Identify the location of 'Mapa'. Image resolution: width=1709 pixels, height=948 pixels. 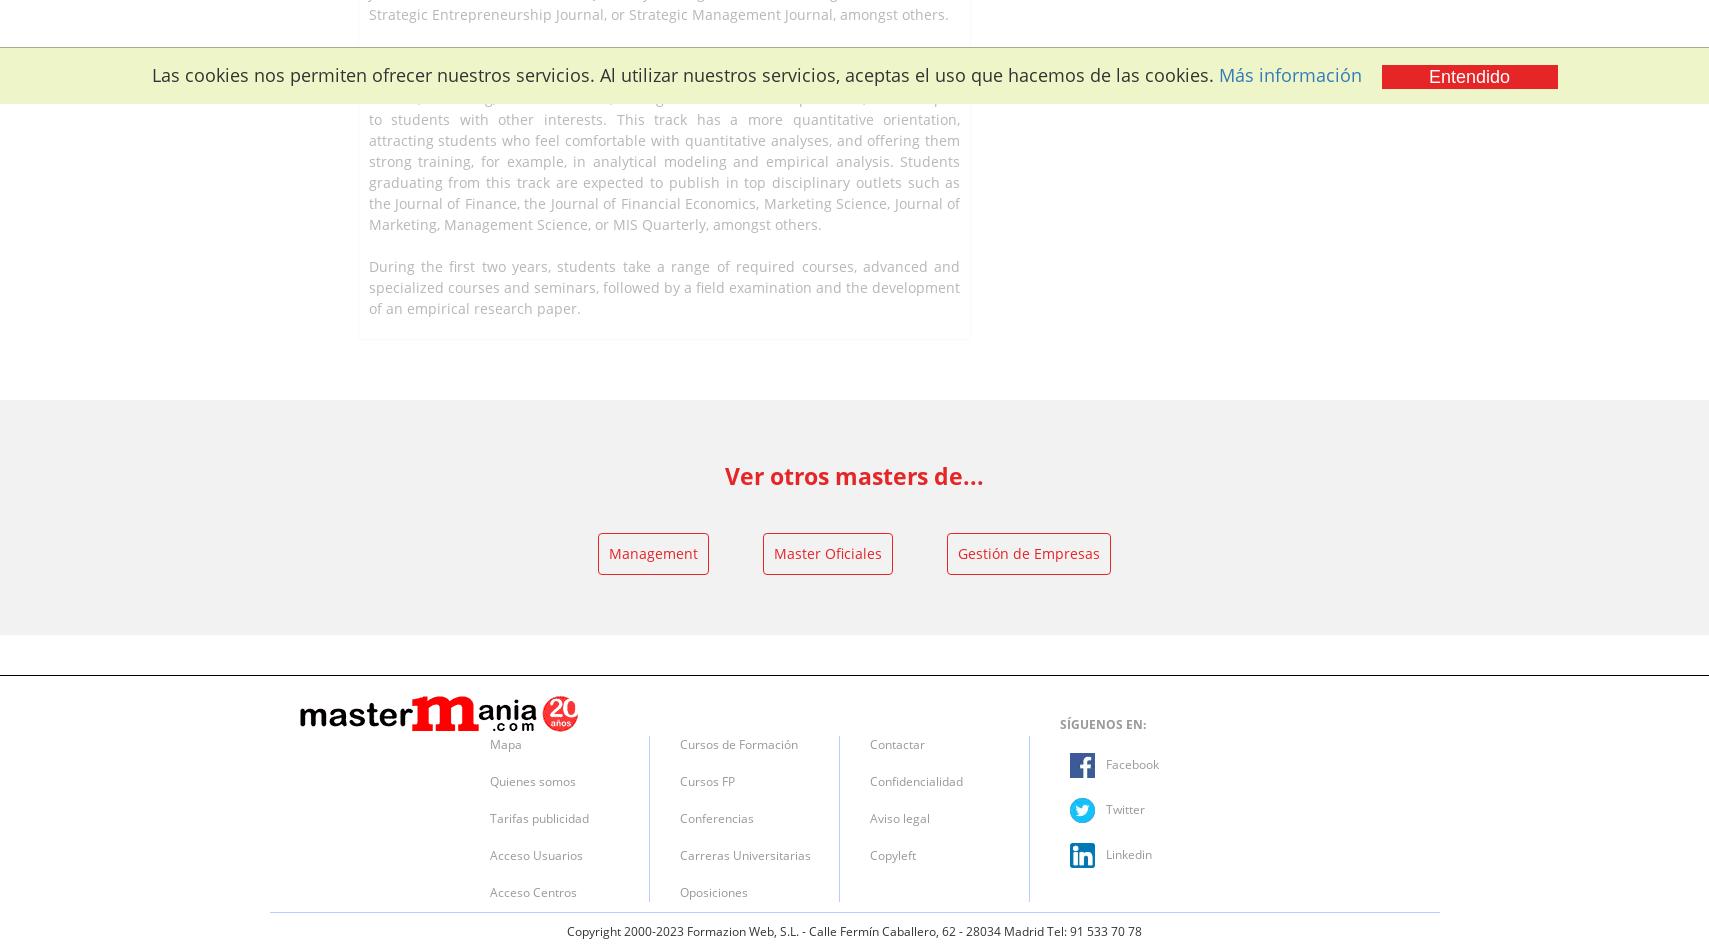
(504, 743).